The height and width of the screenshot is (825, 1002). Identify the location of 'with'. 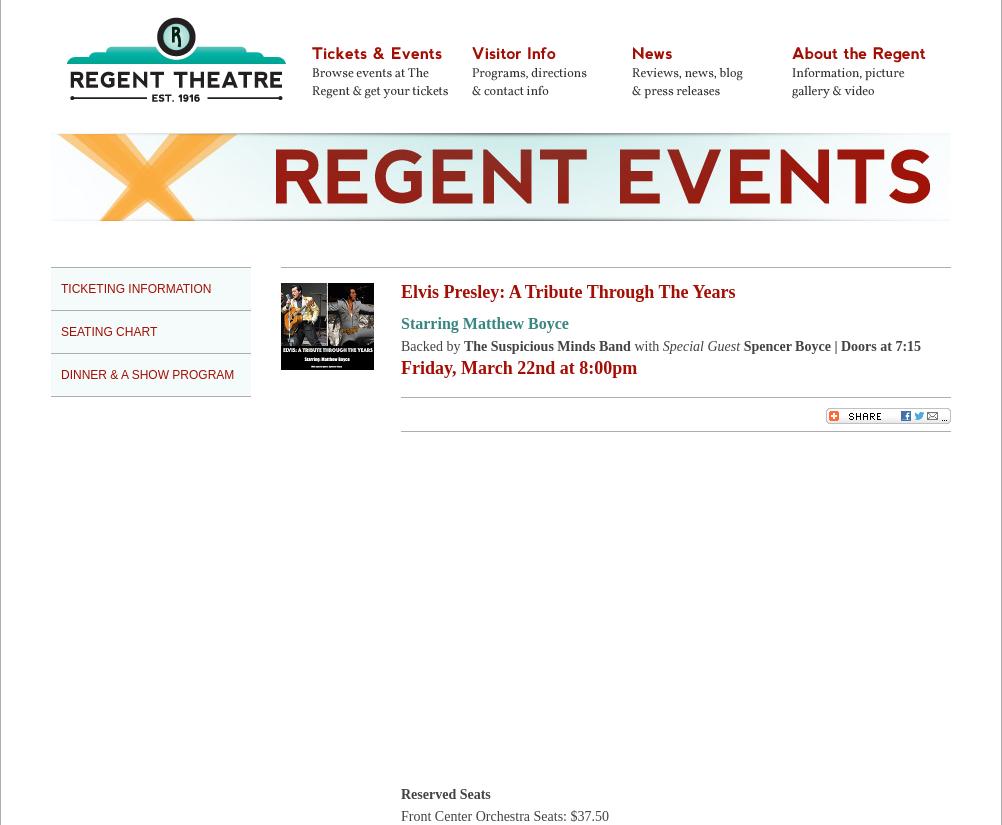
(644, 345).